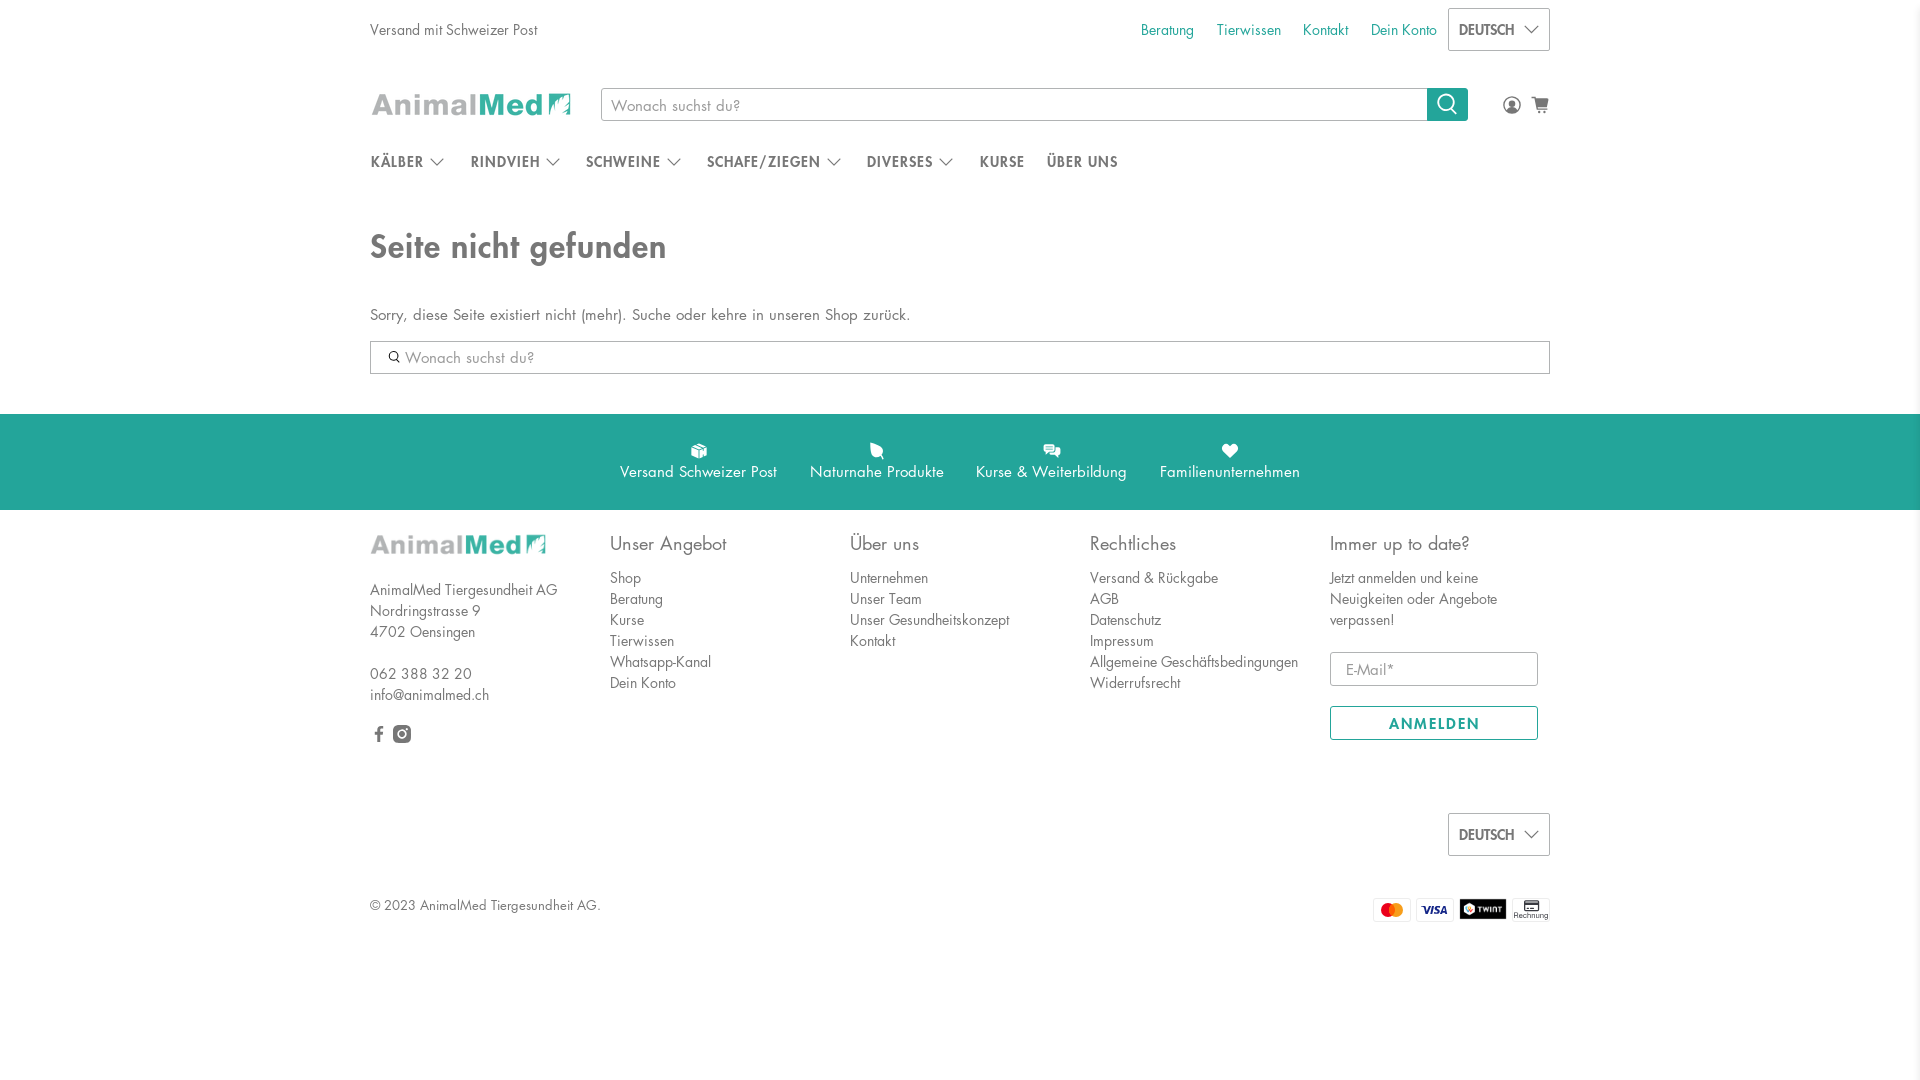 This screenshot has width=1920, height=1080. What do you see at coordinates (420, 672) in the screenshot?
I see `'062 388 32 20'` at bounding box center [420, 672].